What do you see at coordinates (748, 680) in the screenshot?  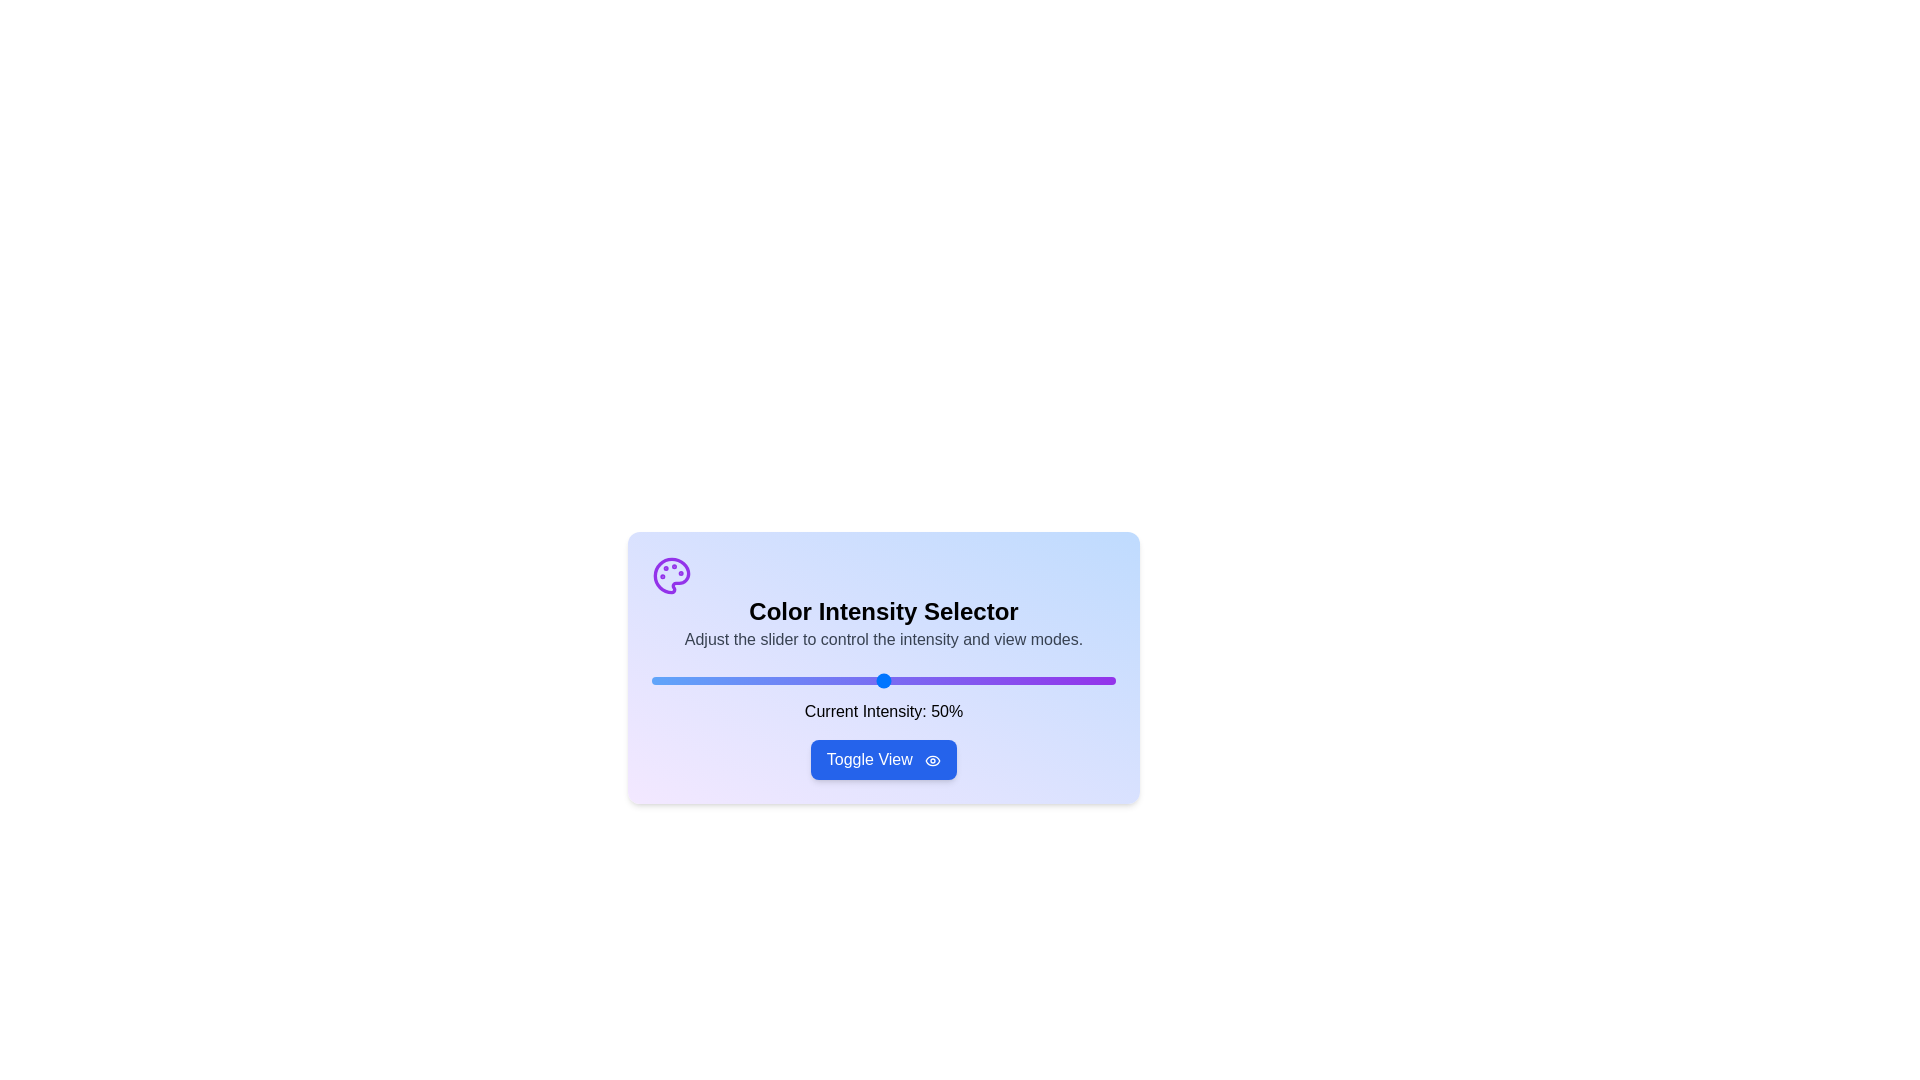 I see `the slider to set the intensity to 21%` at bounding box center [748, 680].